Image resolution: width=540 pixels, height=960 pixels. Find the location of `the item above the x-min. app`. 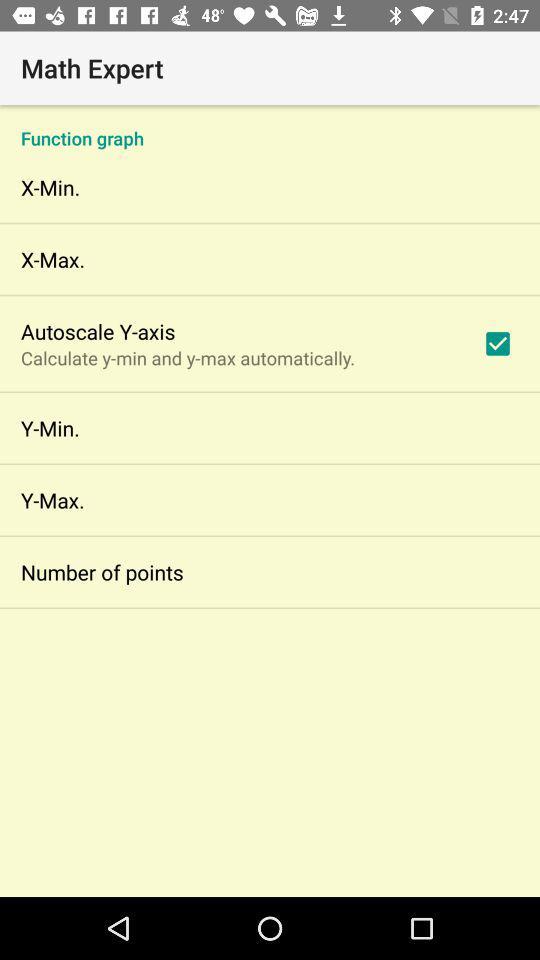

the item above the x-min. app is located at coordinates (270, 126).